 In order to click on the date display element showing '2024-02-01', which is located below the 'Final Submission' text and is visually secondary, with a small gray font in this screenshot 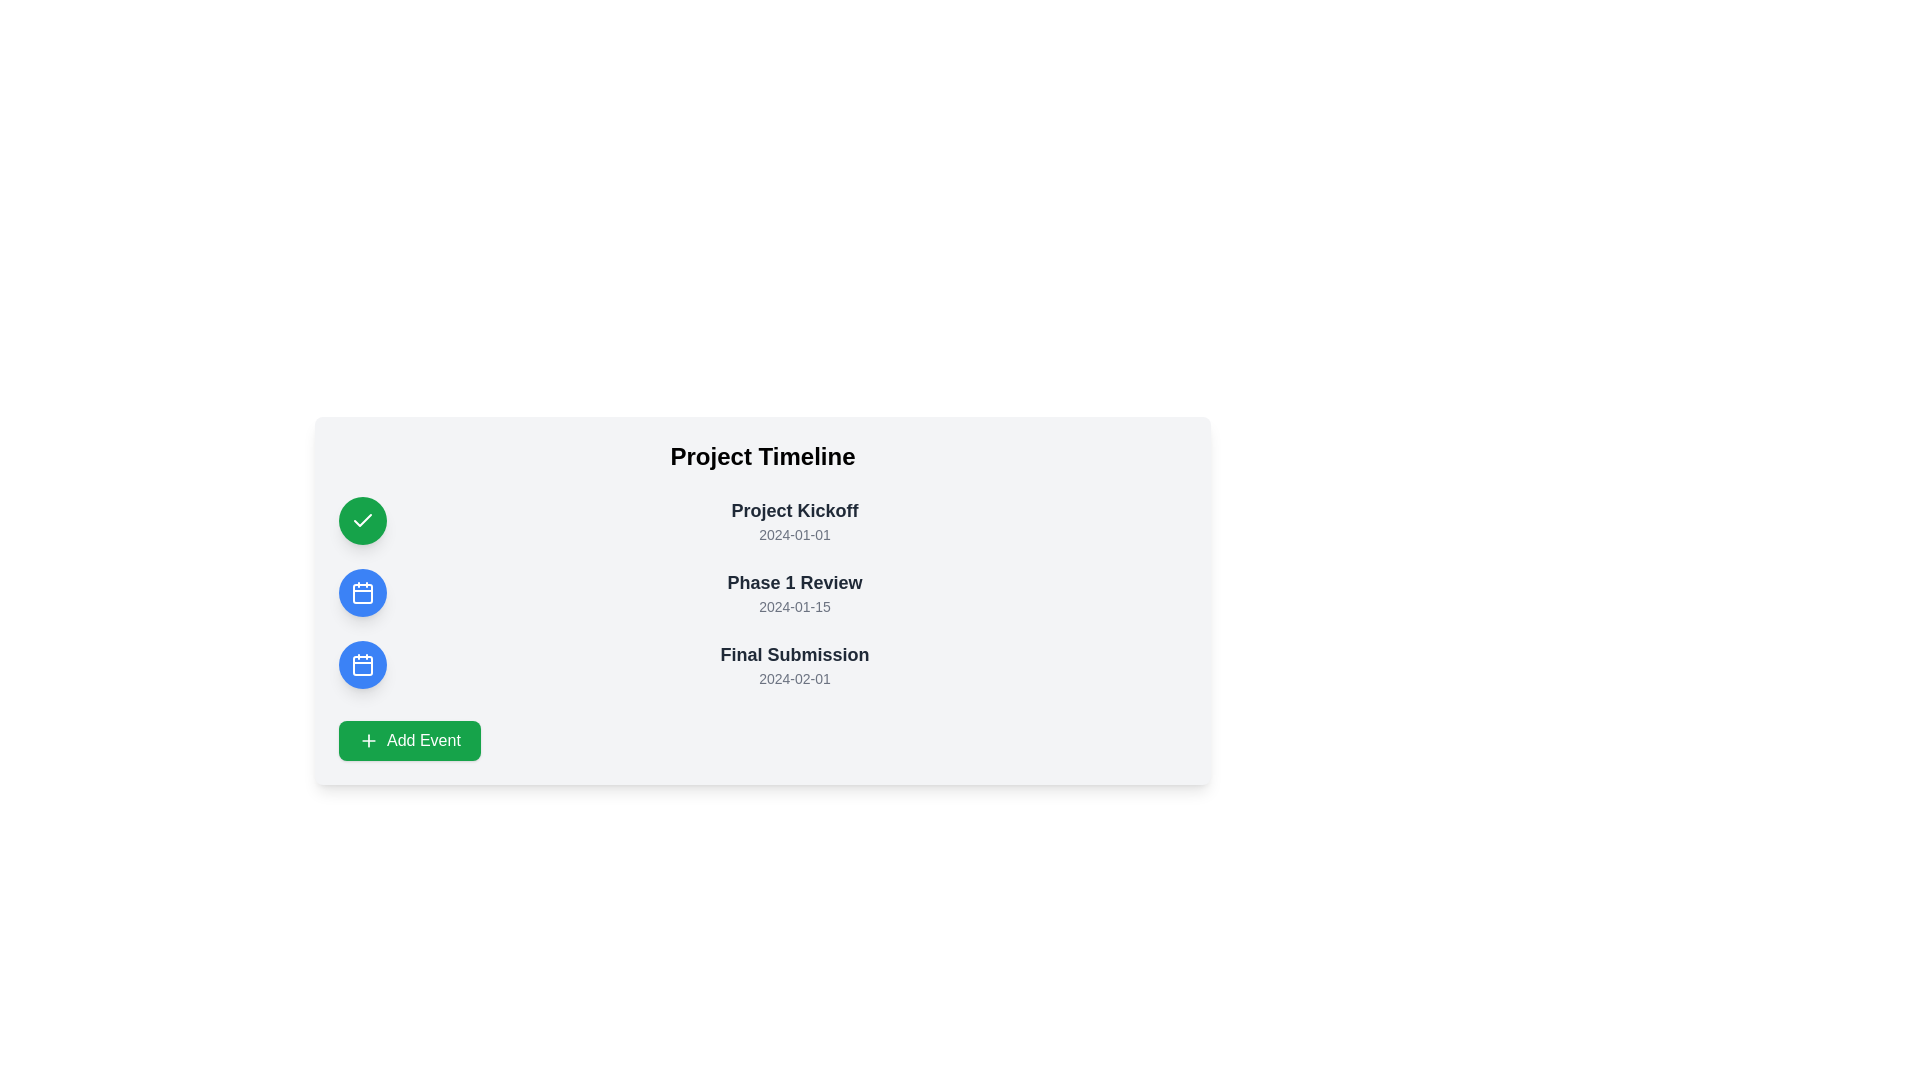, I will do `click(794, 677)`.